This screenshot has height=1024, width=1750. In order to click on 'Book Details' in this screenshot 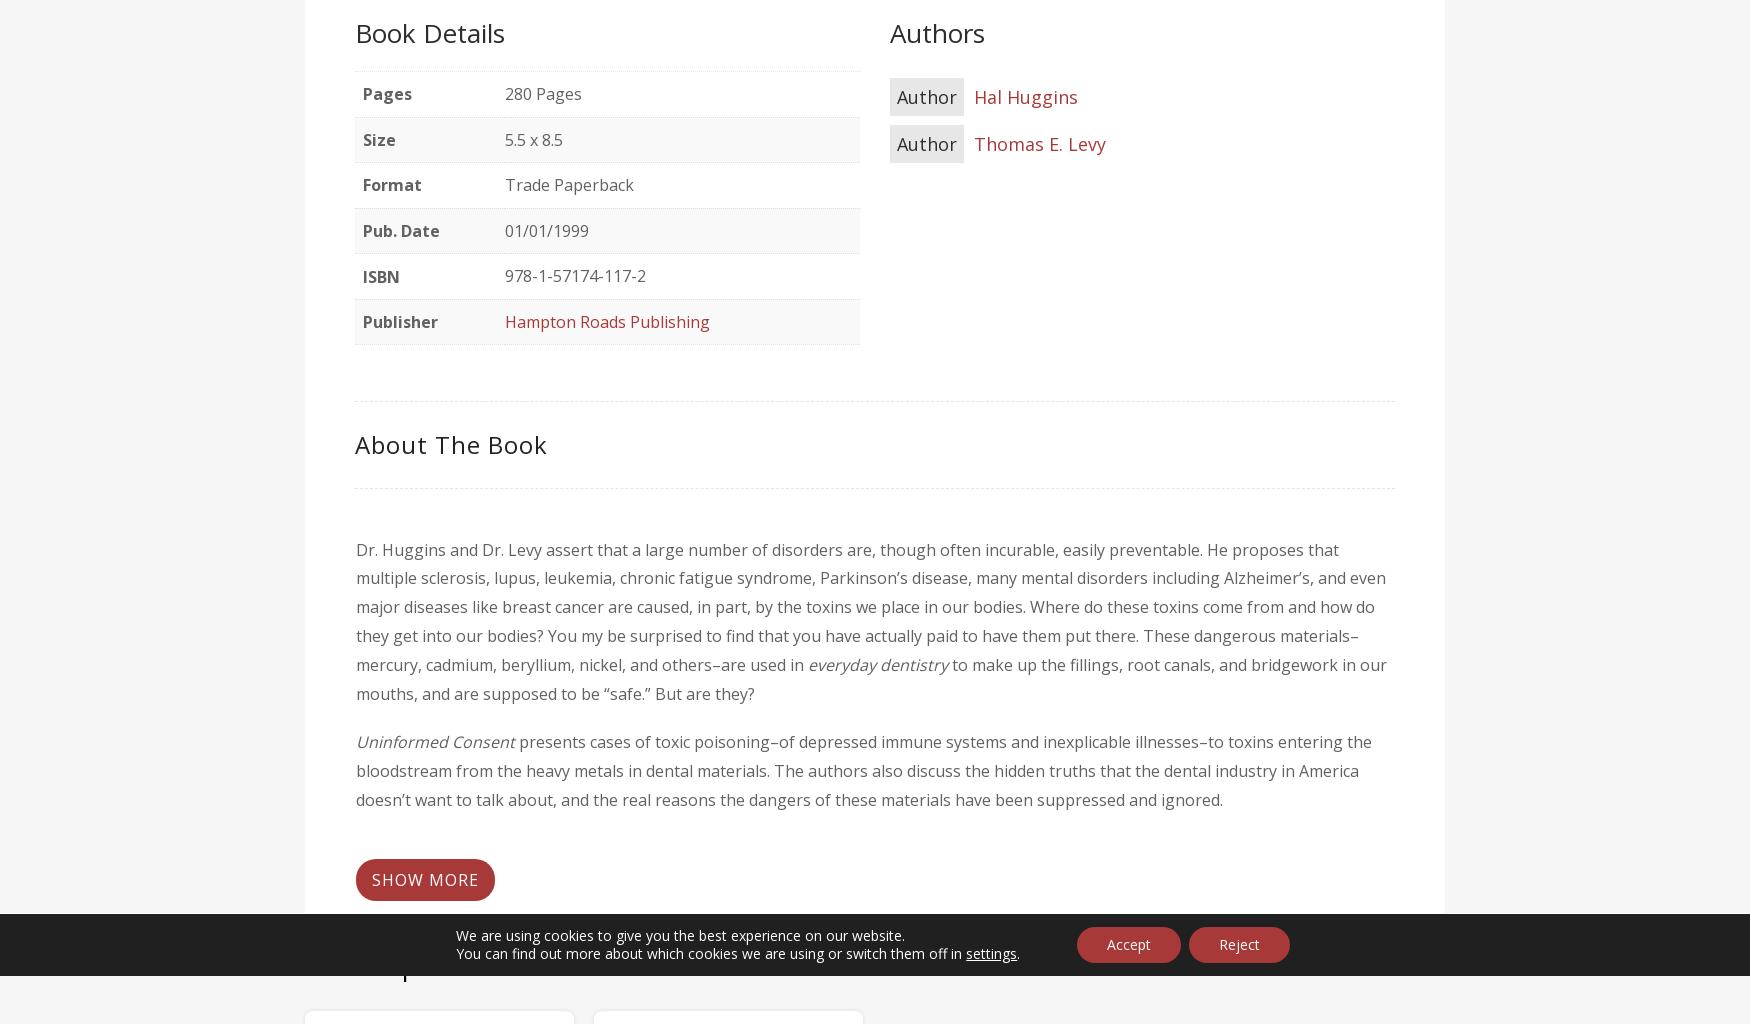, I will do `click(428, 31)`.